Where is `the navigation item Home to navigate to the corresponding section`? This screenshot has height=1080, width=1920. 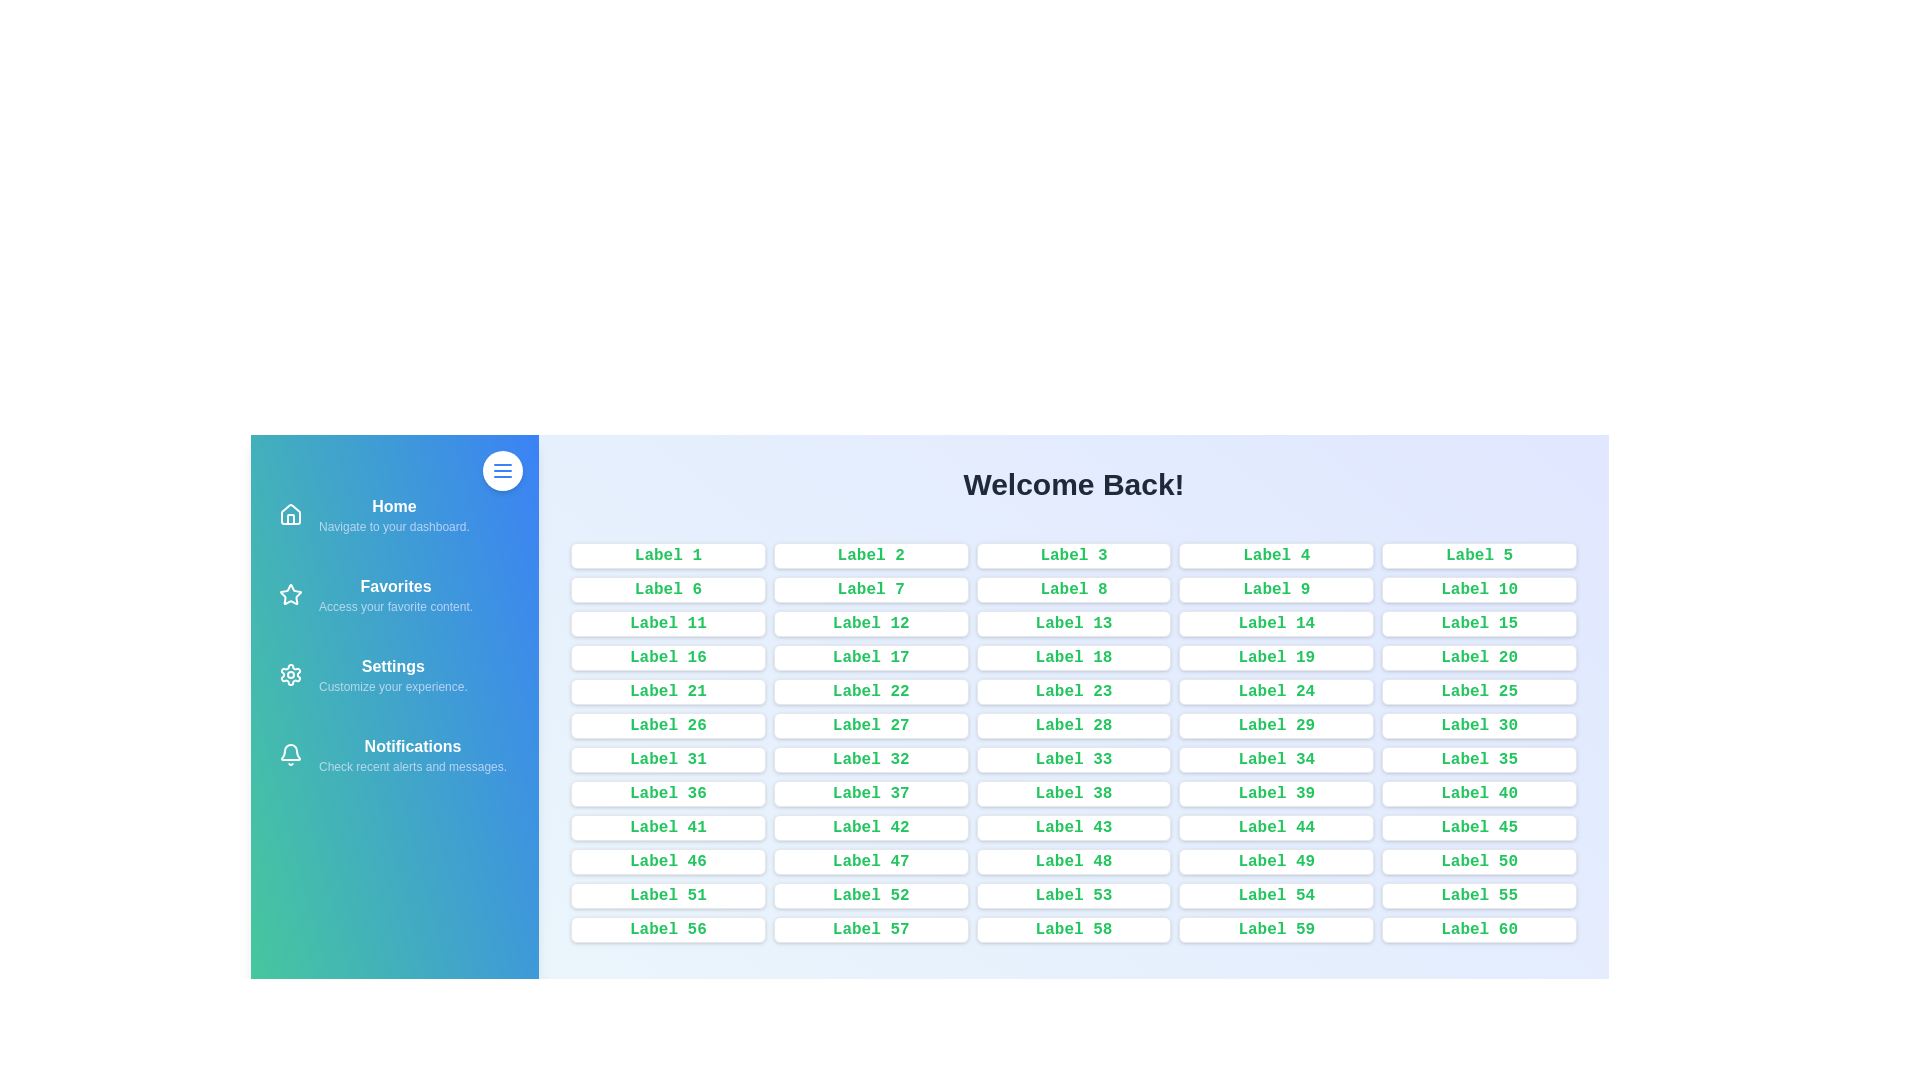
the navigation item Home to navigate to the corresponding section is located at coordinates (394, 514).